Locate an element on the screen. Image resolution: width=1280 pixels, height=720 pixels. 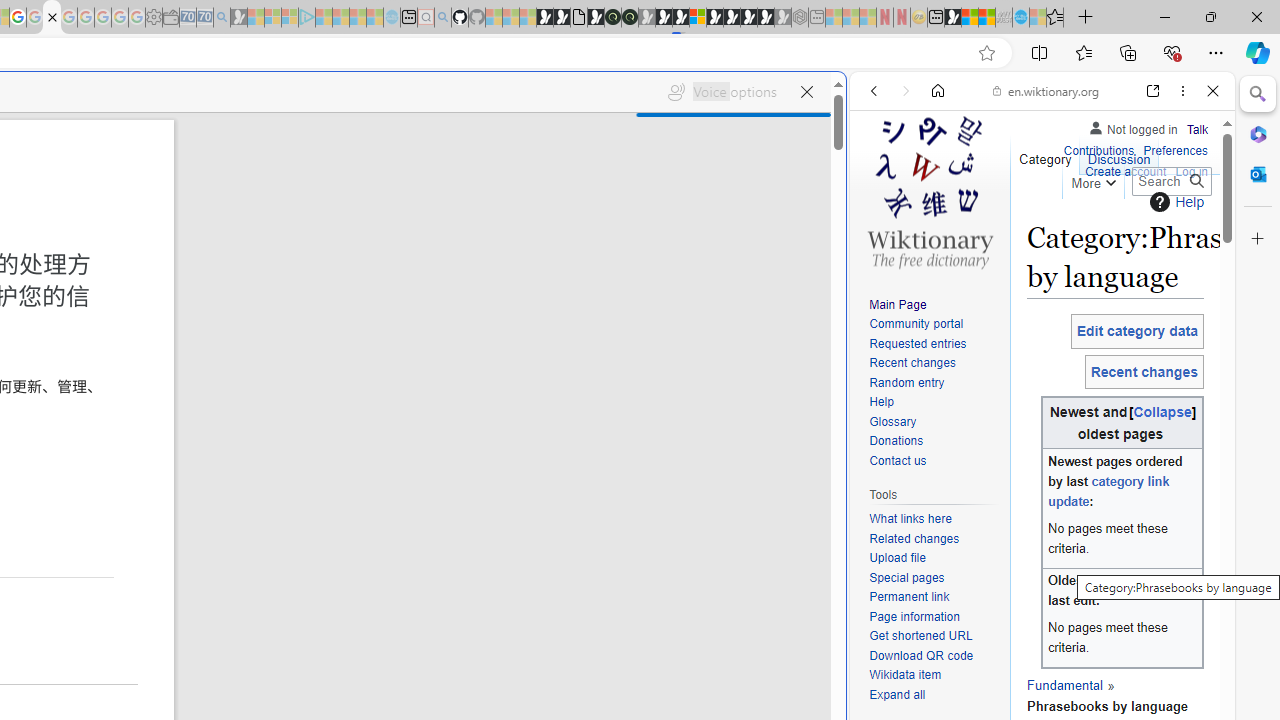
'Fundamental' is located at coordinates (1063, 683).